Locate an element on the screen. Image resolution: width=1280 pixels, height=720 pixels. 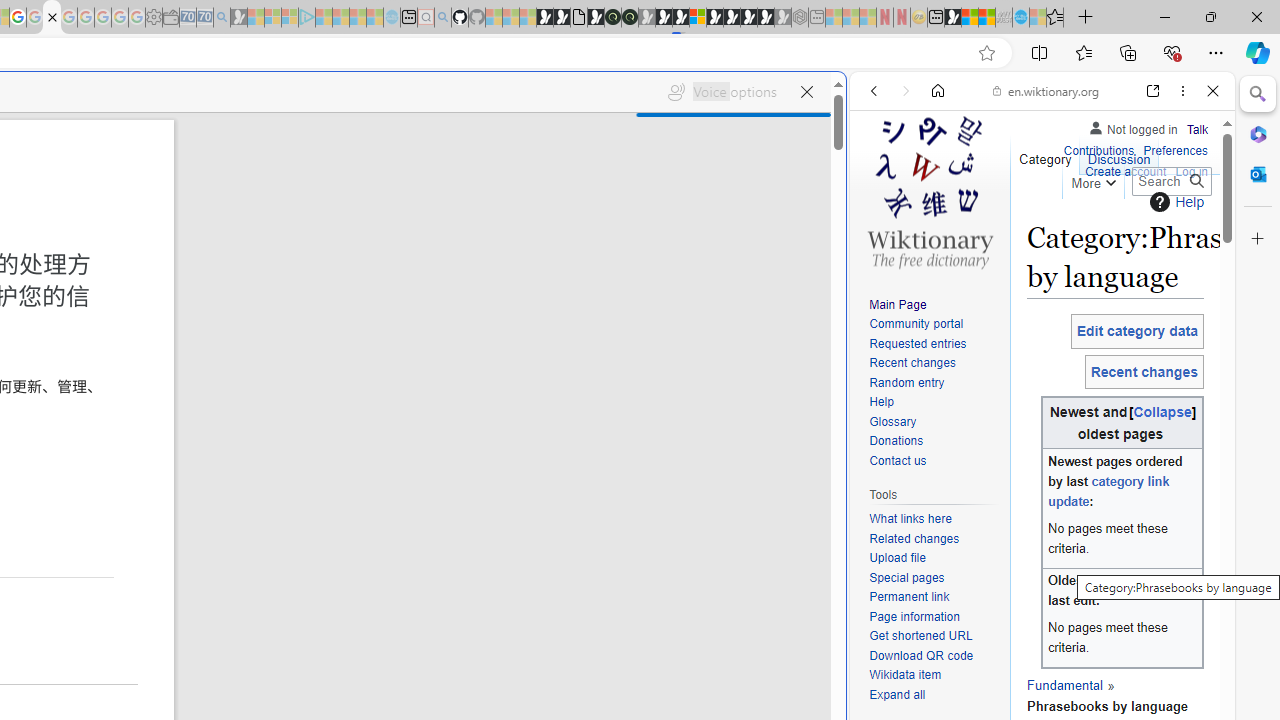
'Fundamental' is located at coordinates (1063, 683).